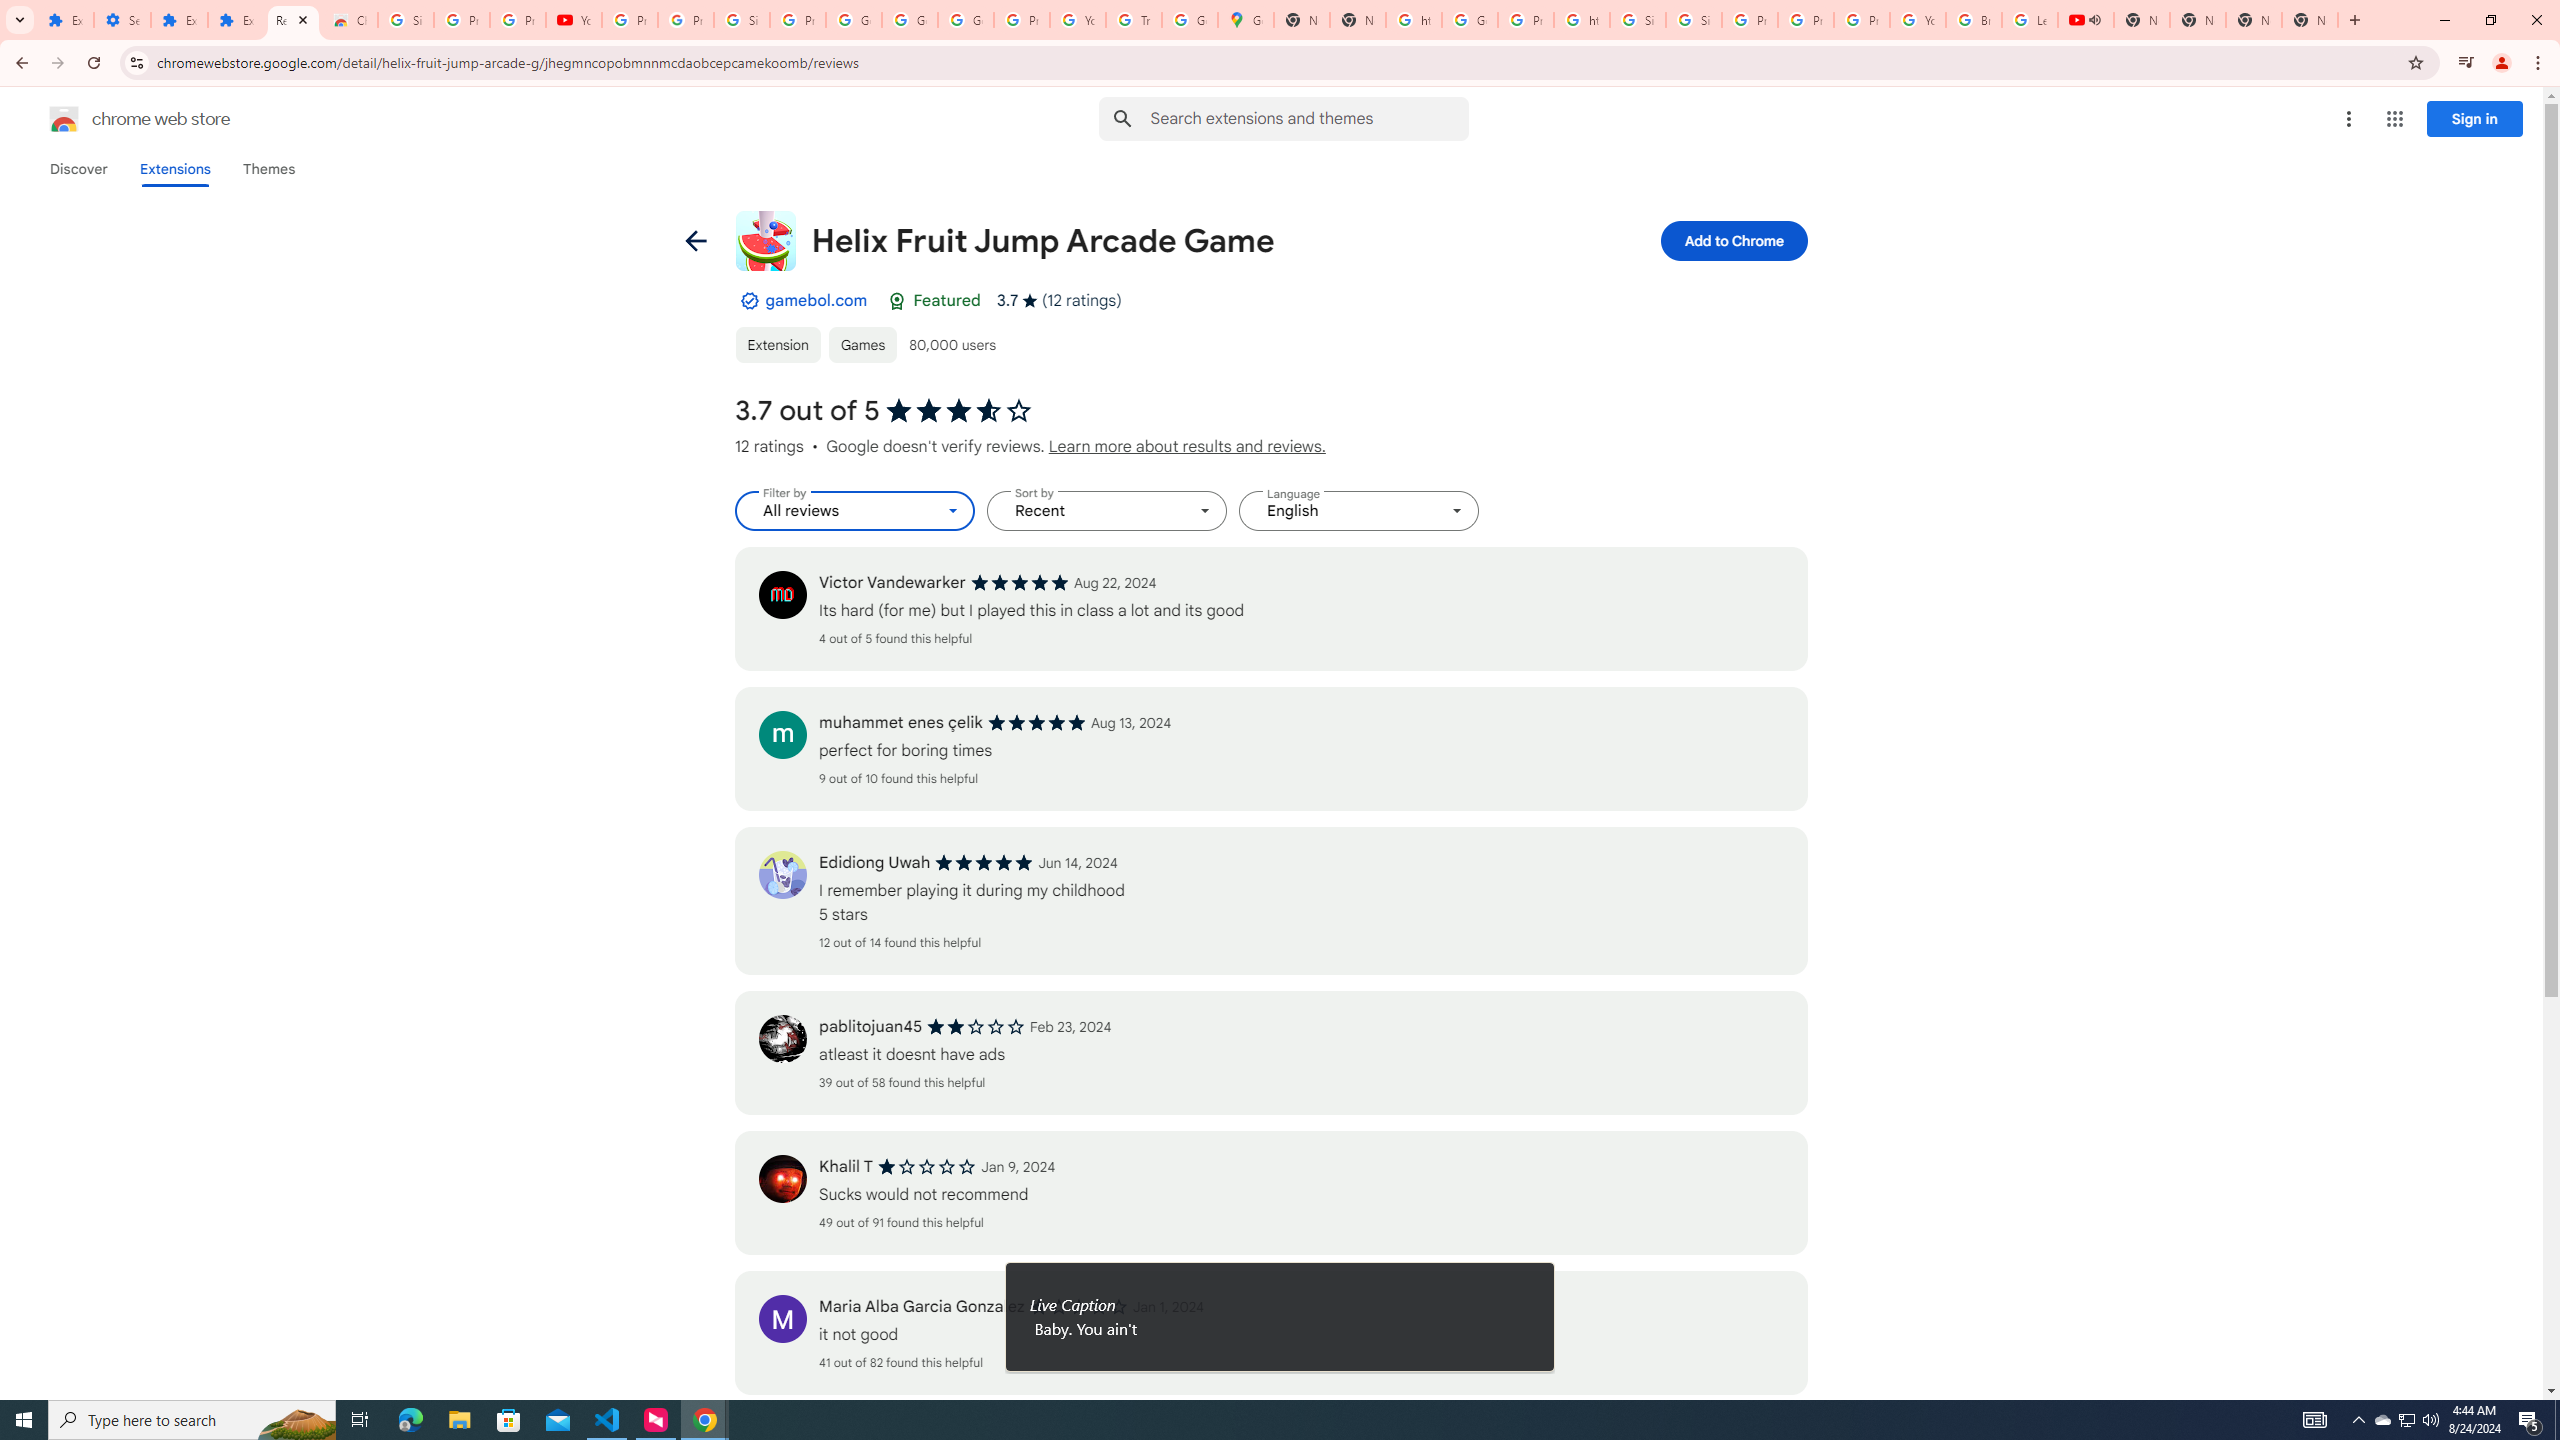  I want to click on 'Games', so click(861, 344).